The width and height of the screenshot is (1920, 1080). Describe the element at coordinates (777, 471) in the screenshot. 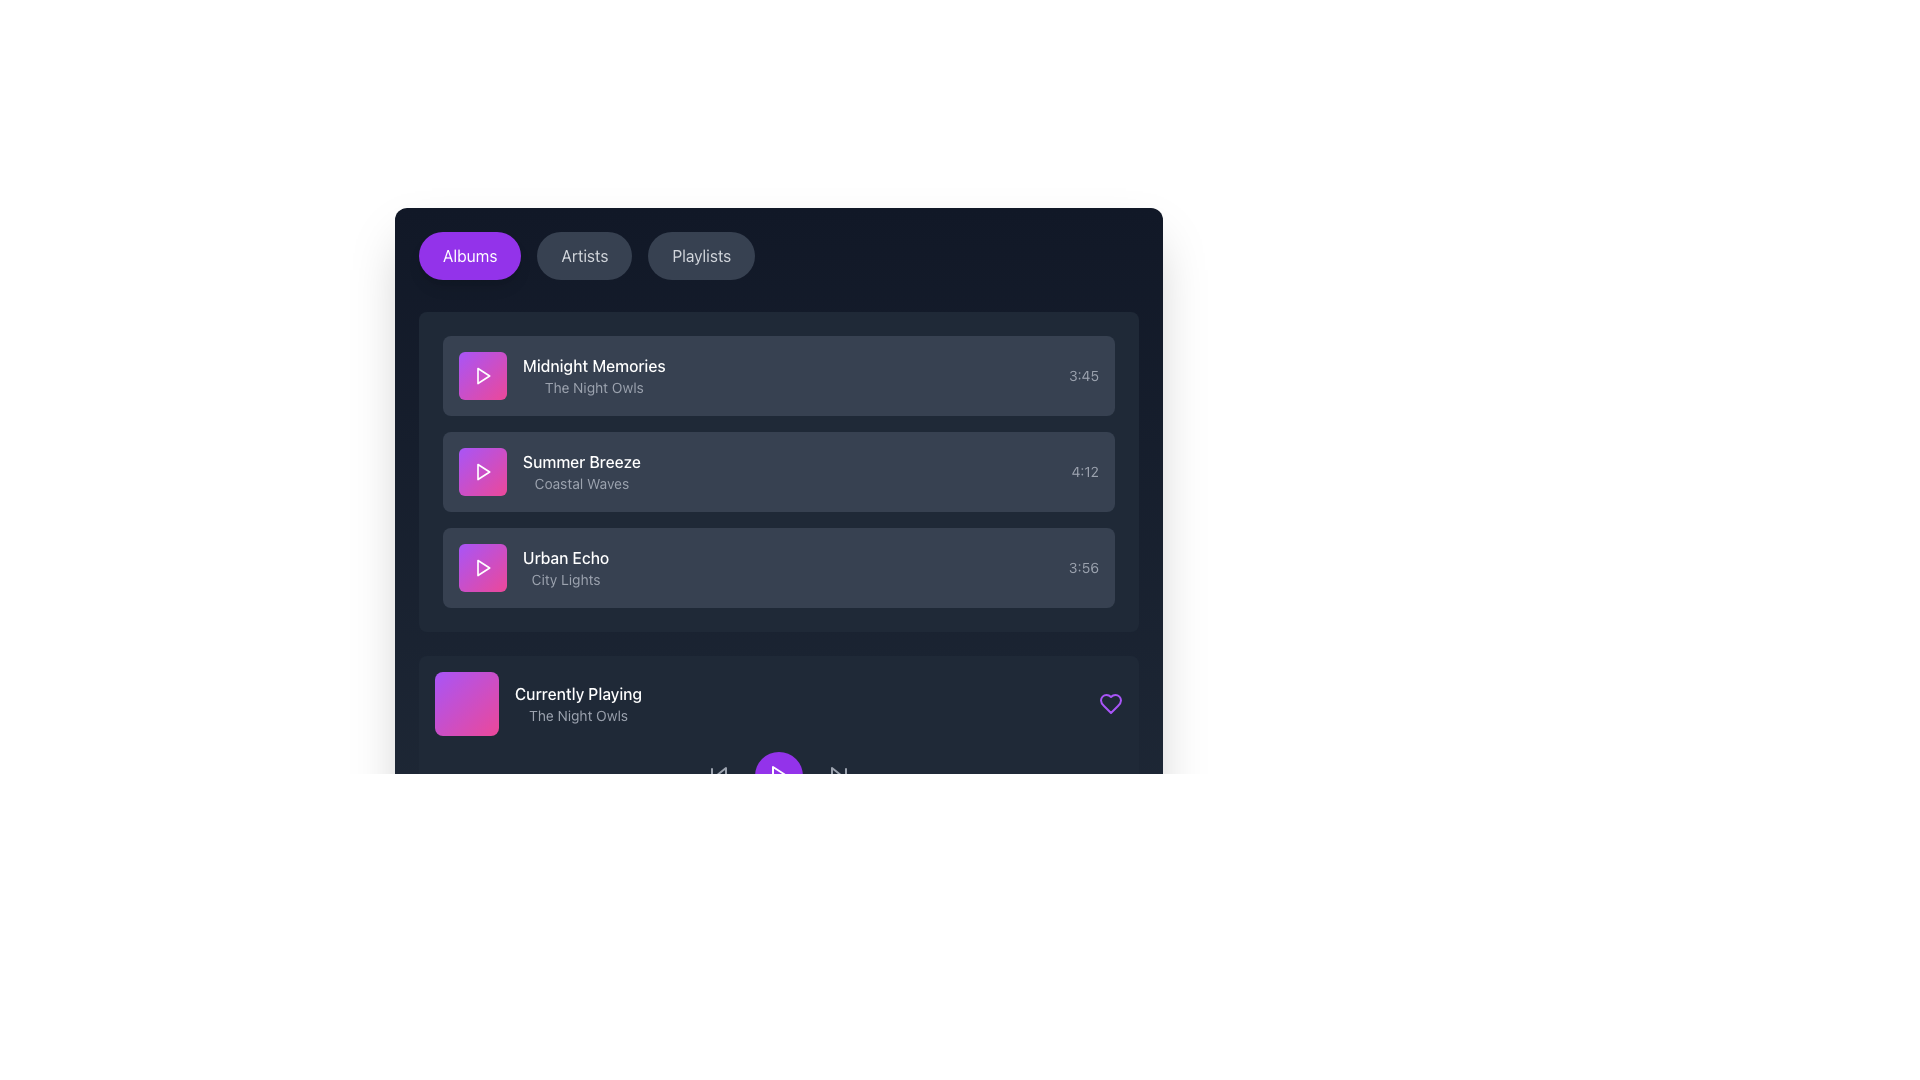

I see `the second song entry in the list, which displays the title, artist, and duration` at that location.